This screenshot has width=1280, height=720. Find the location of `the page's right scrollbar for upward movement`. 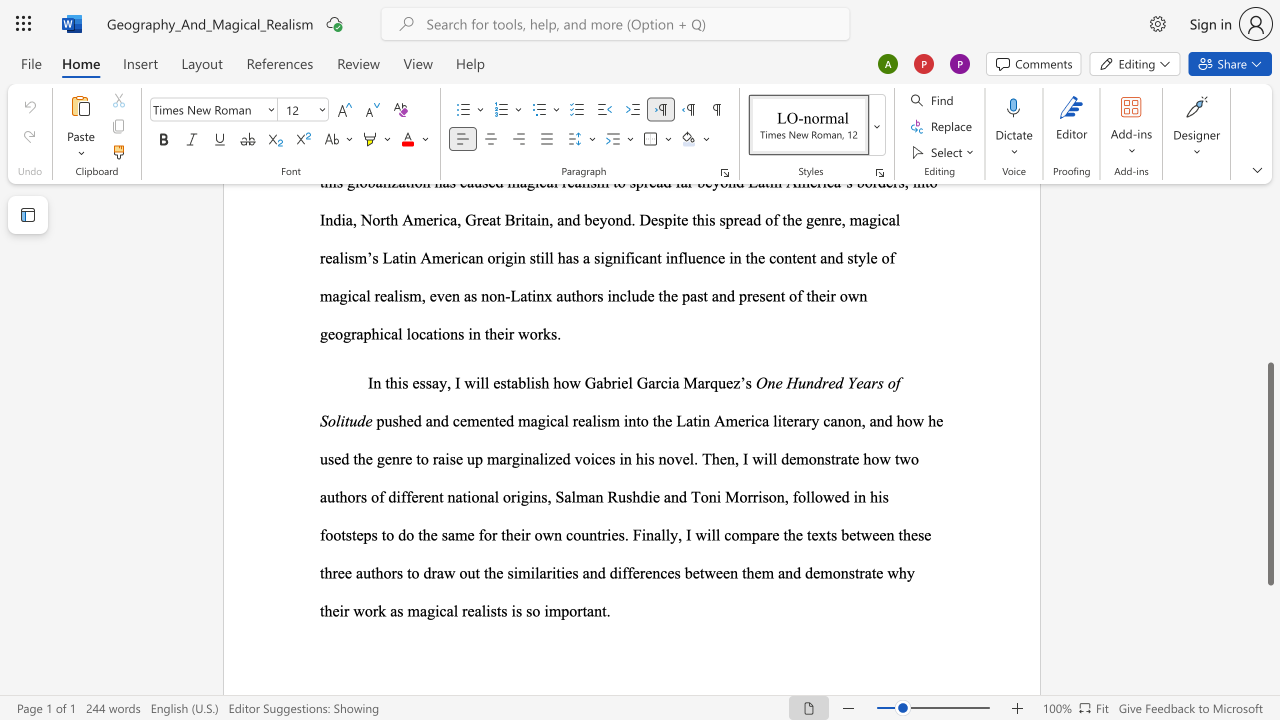

the page's right scrollbar for upward movement is located at coordinates (1269, 248).